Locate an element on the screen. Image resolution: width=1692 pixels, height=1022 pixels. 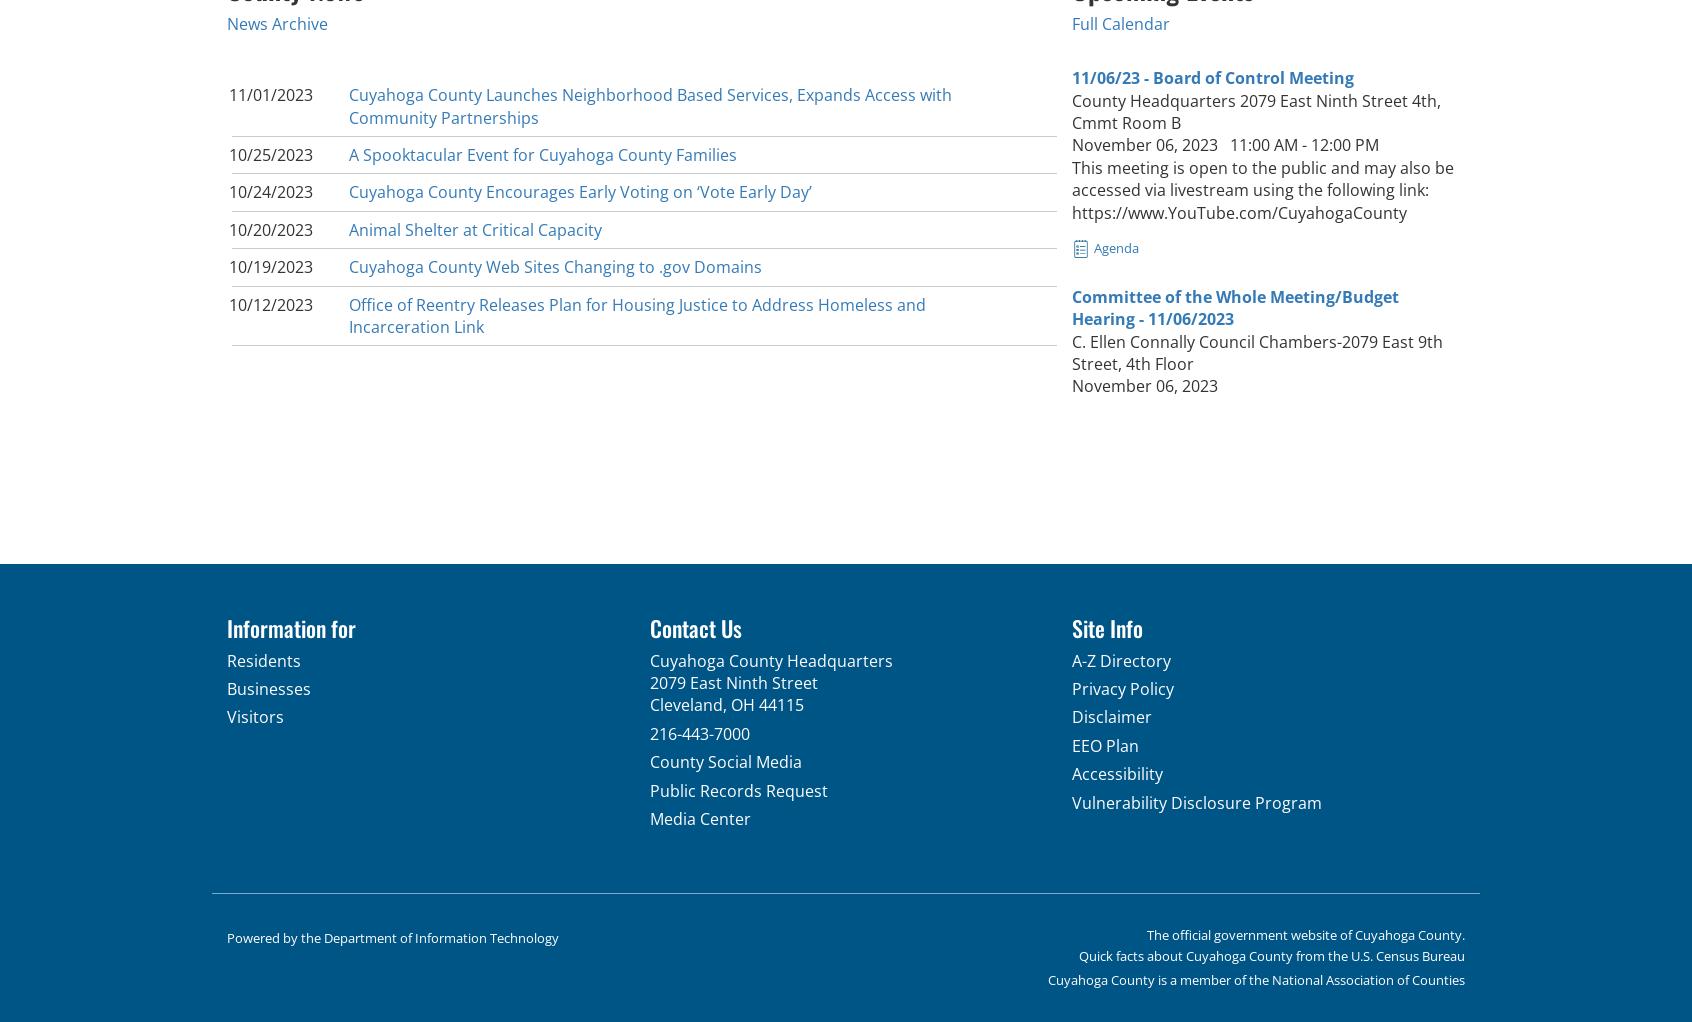
'11:00 AM' is located at coordinates (1263, 145).